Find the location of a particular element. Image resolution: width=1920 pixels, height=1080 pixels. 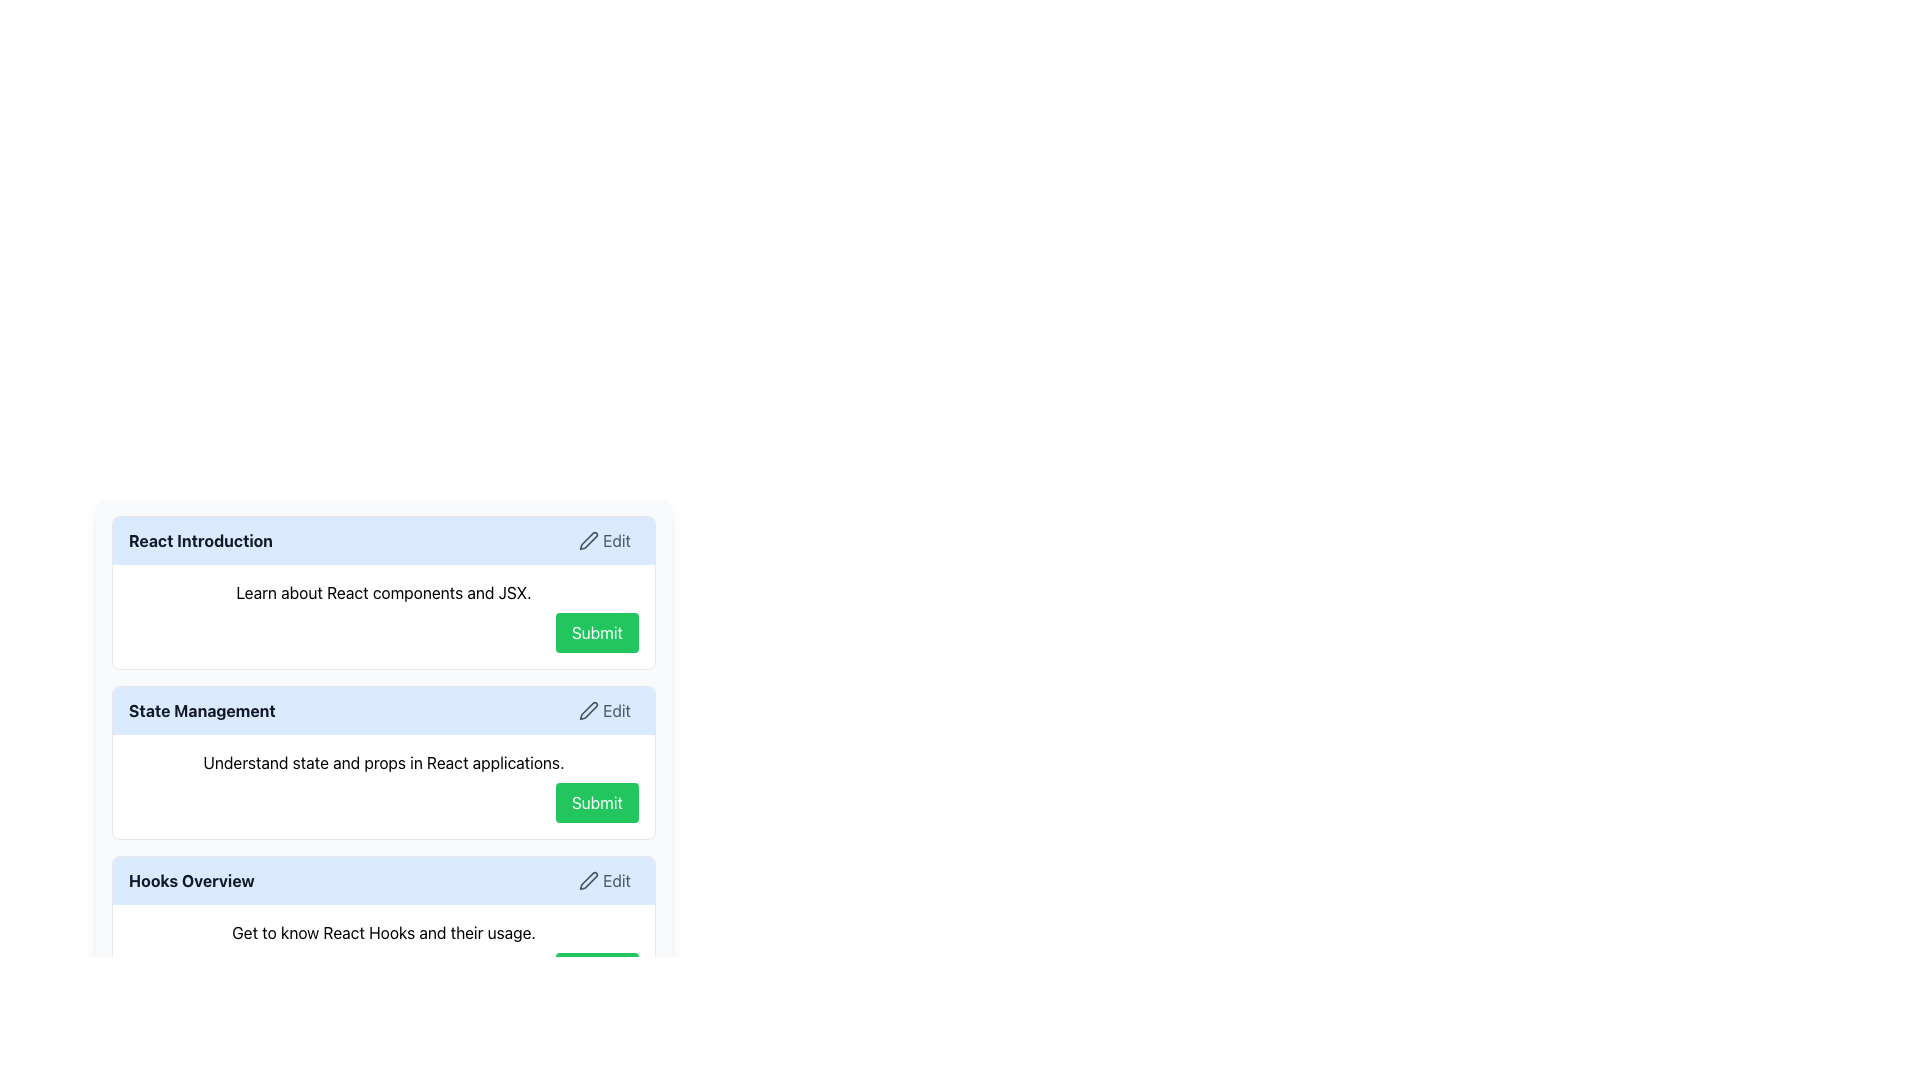

the edit button icon located at the top-right of the 'React Introduction' section to modify the associated content is located at coordinates (588, 709).